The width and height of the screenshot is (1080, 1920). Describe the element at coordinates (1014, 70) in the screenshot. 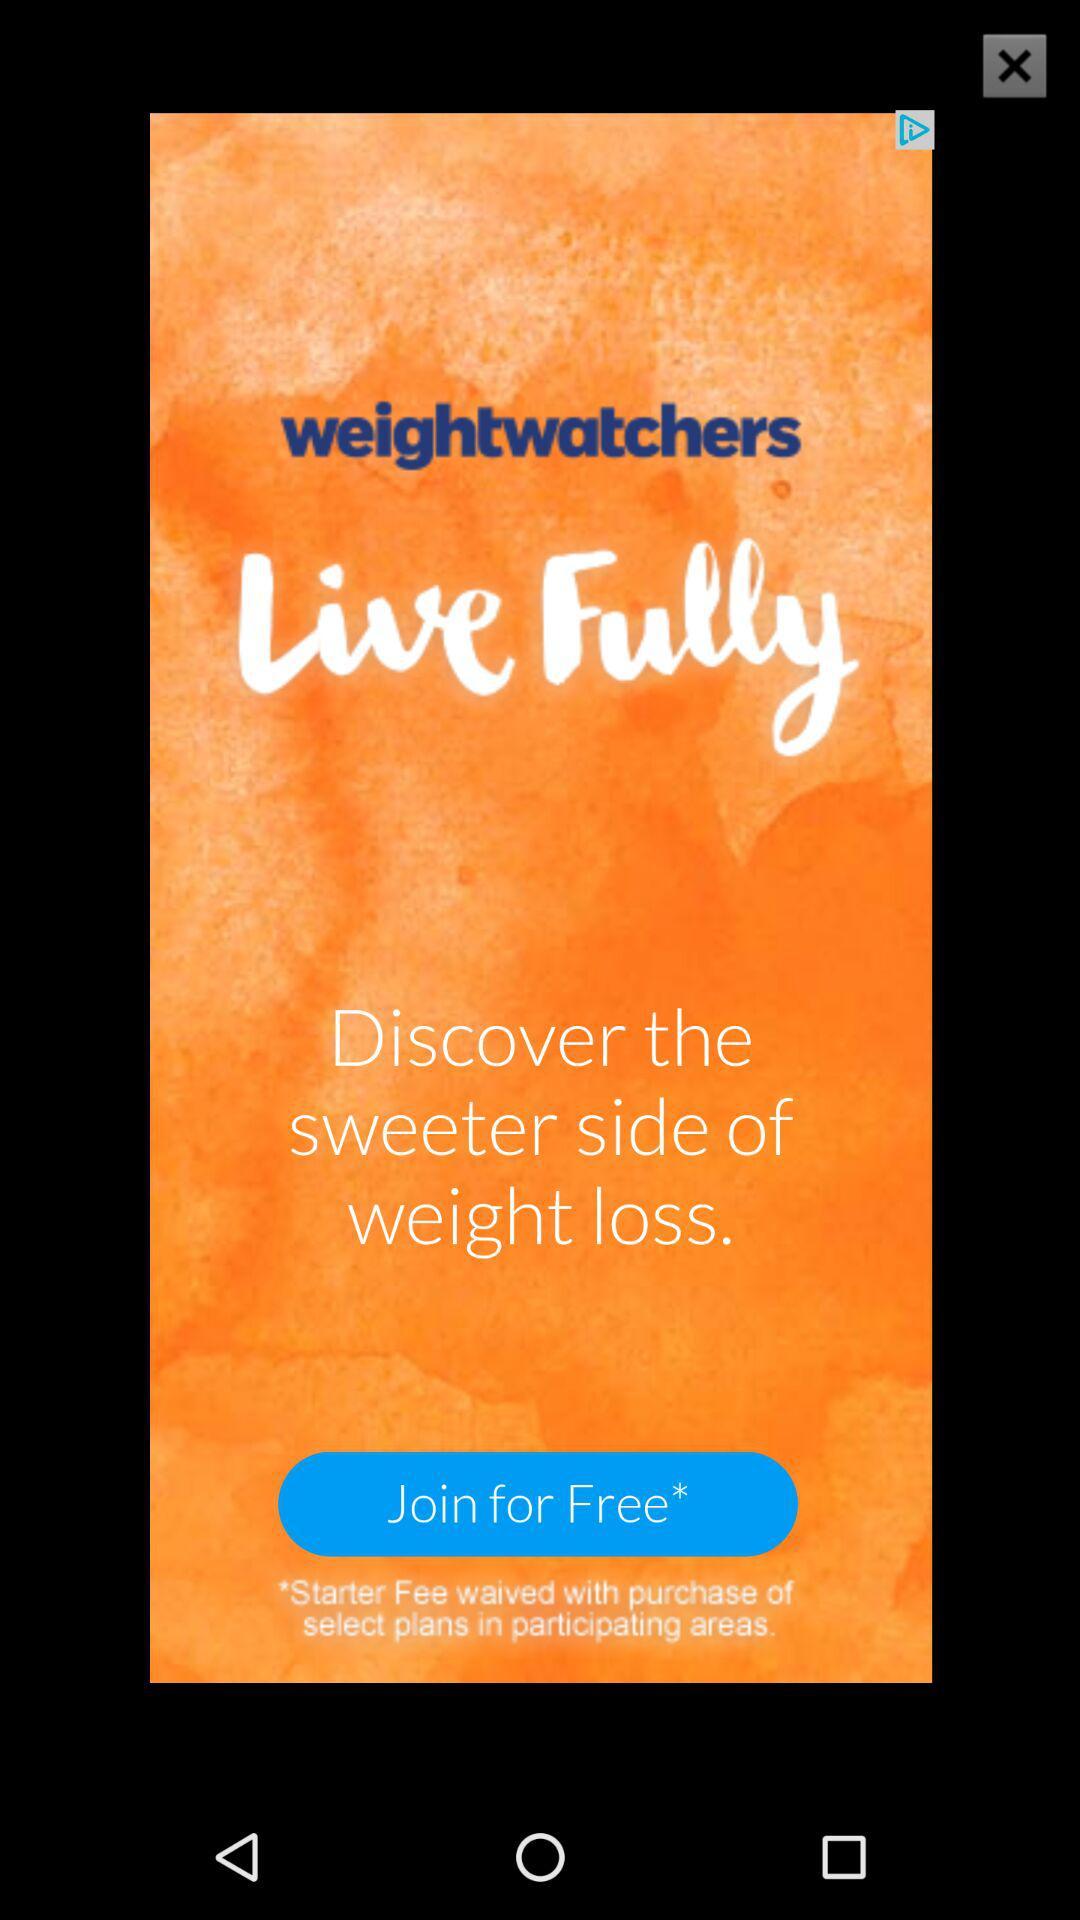

I see `the close icon` at that location.